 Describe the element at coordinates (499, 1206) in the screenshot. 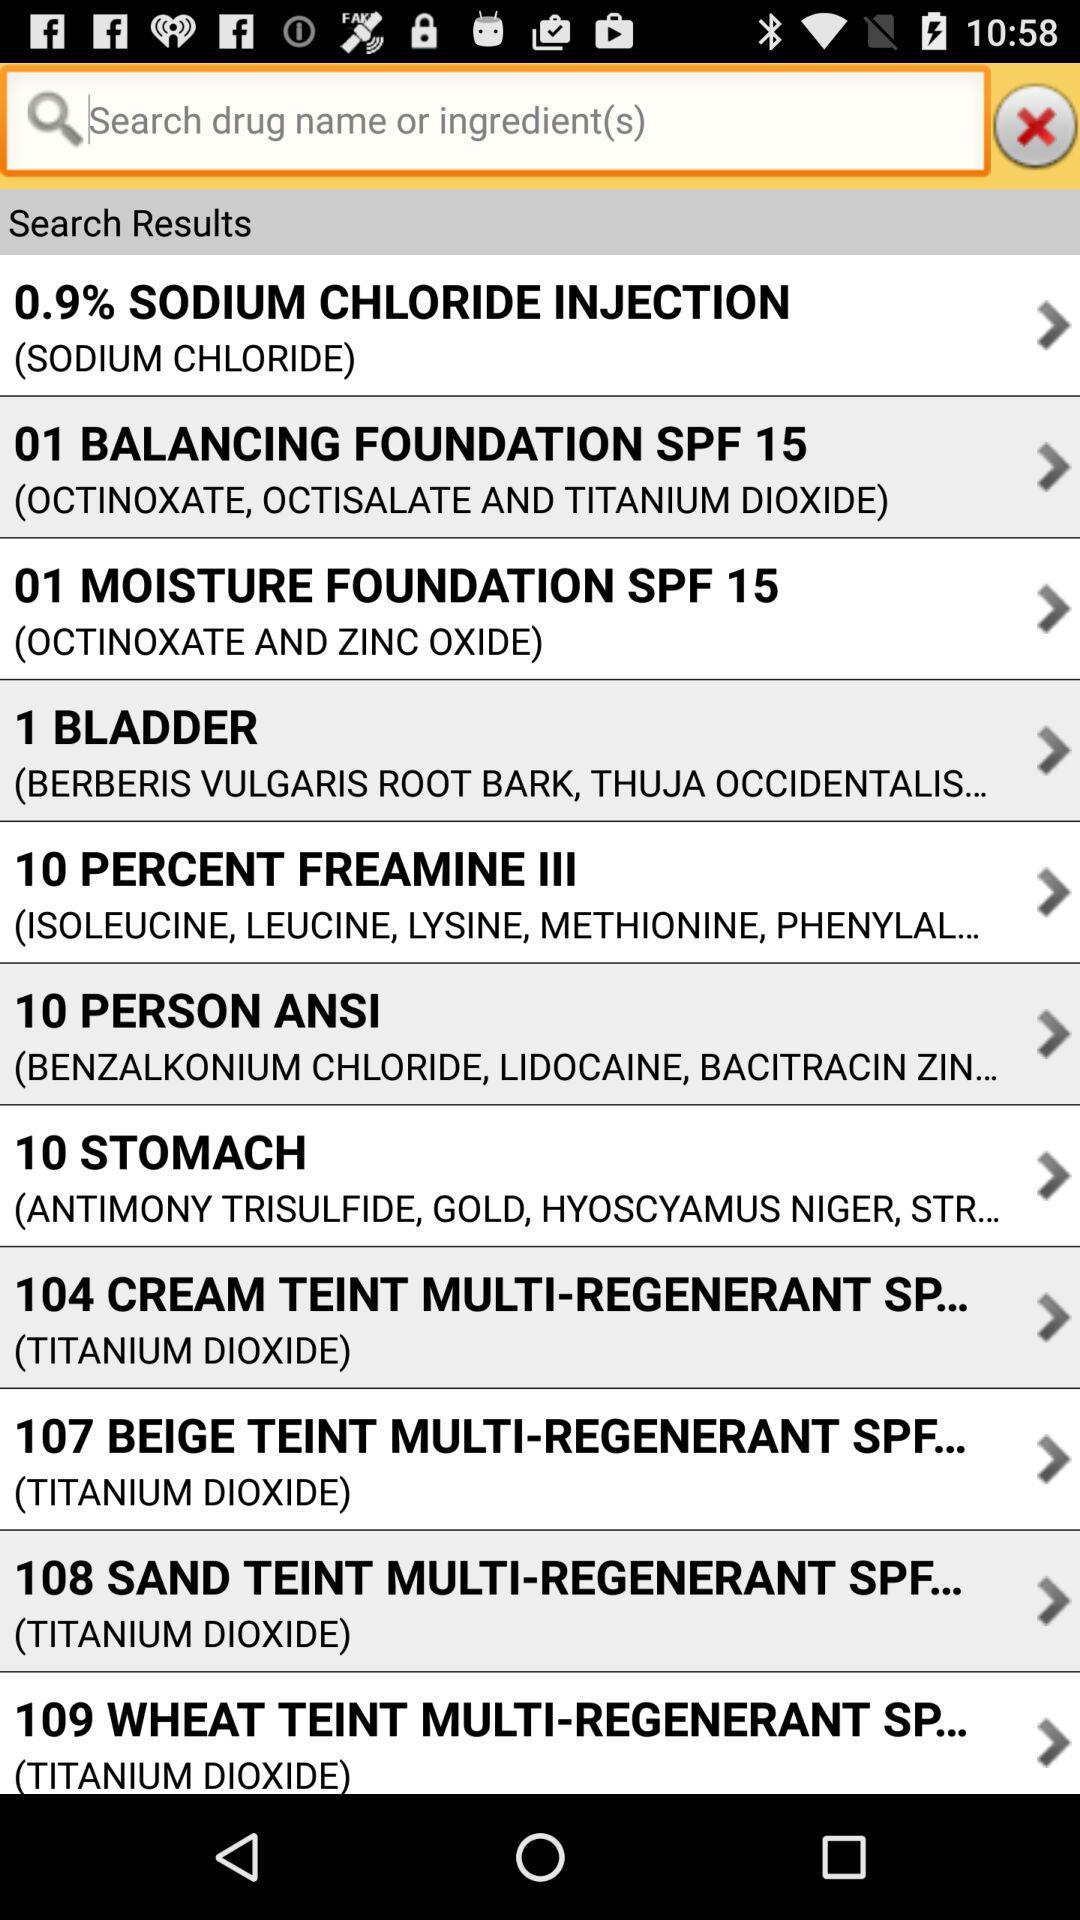

I see `the icon above the 104 cream teint` at that location.